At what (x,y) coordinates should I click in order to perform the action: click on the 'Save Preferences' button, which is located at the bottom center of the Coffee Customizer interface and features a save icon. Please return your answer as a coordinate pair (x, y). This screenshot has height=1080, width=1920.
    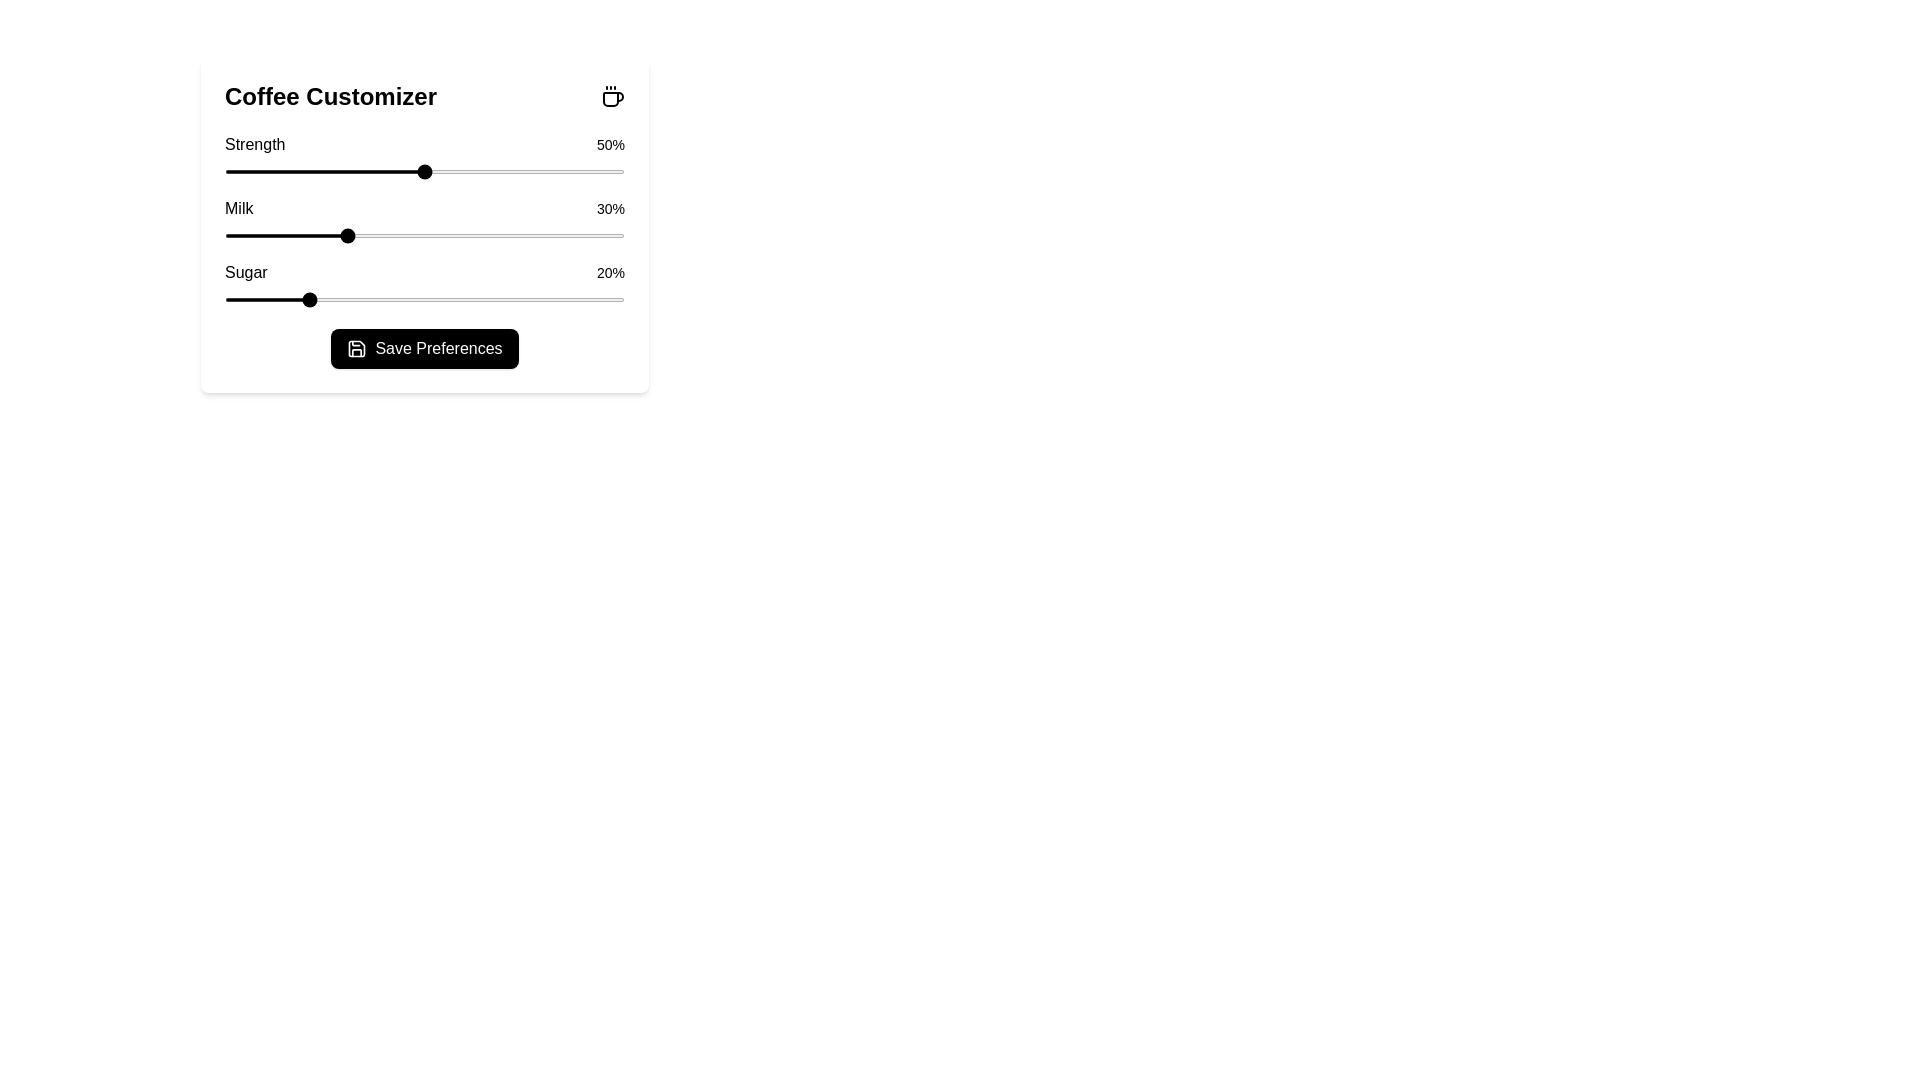
    Looking at the image, I should click on (357, 347).